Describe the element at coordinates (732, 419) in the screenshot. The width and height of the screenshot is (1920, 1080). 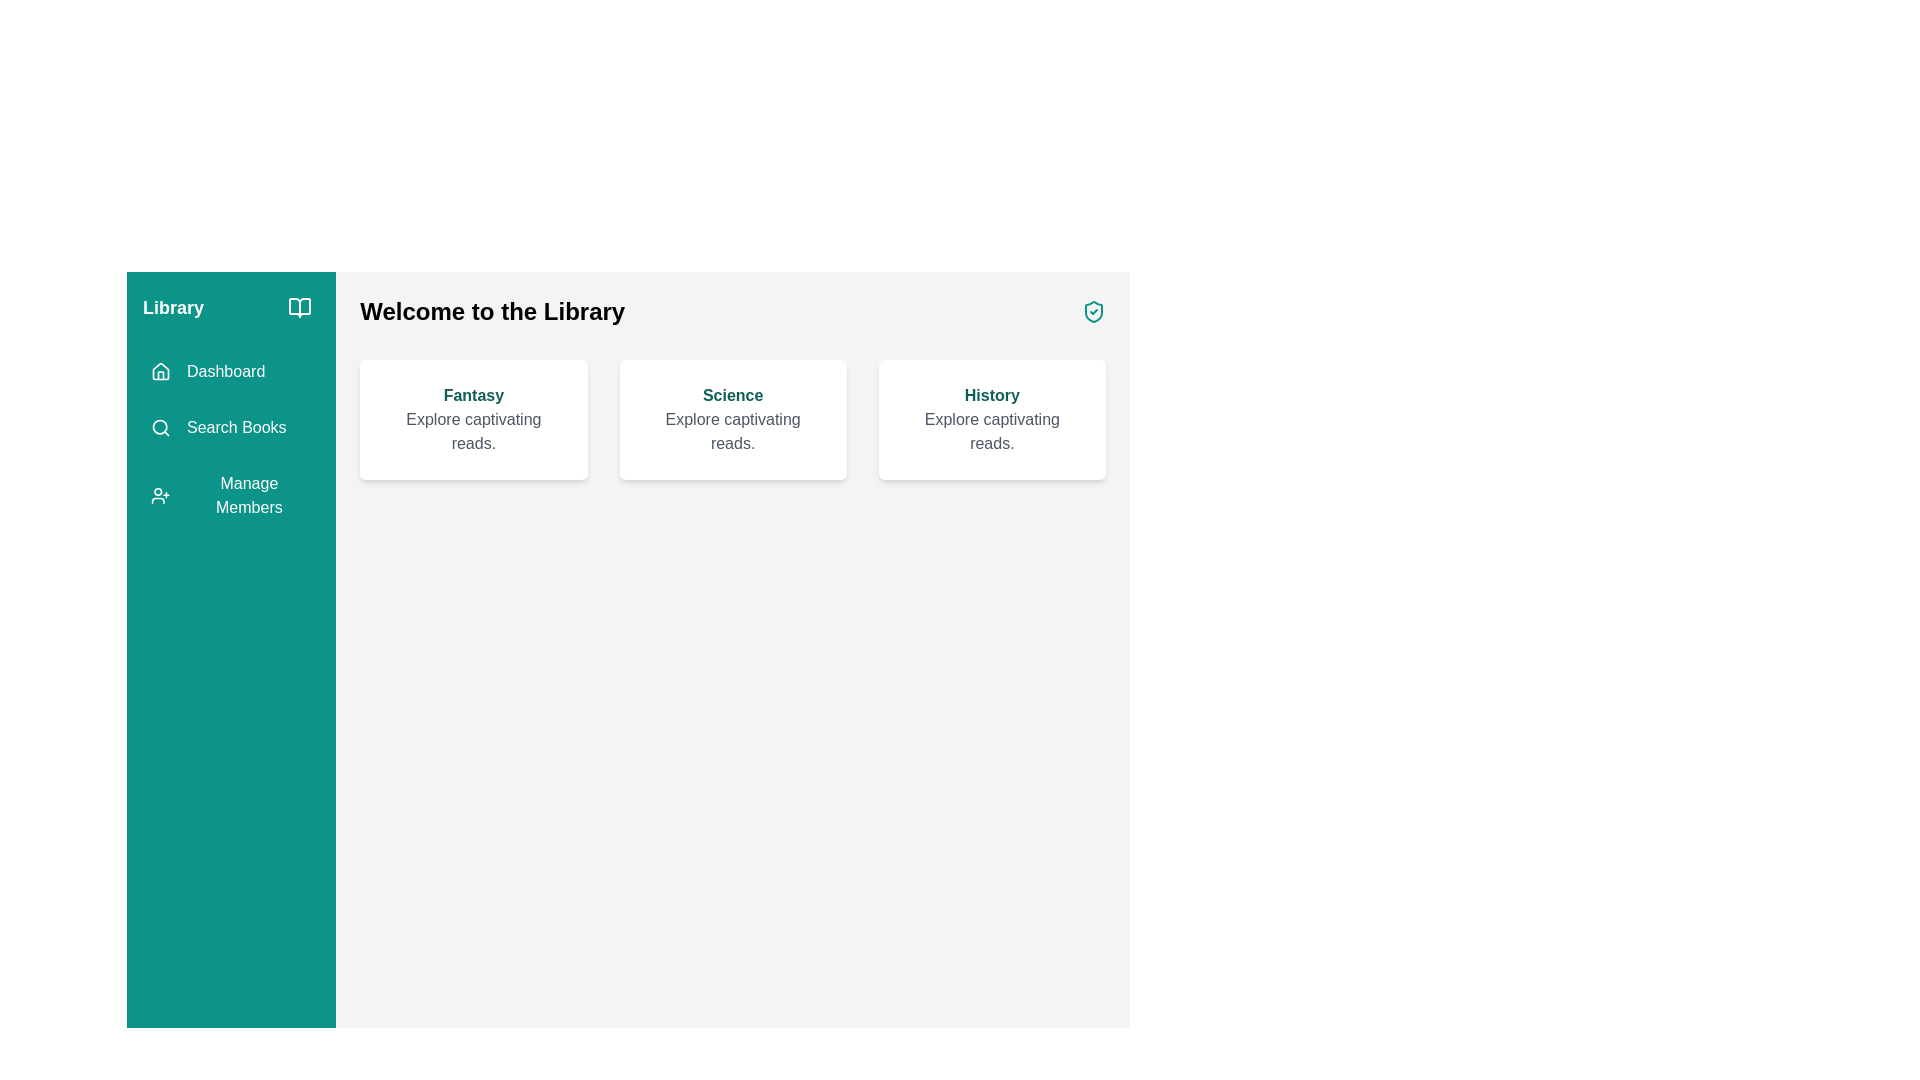
I see `the 'Science' informational card, which is the second card in a horizontal row of three cards` at that location.